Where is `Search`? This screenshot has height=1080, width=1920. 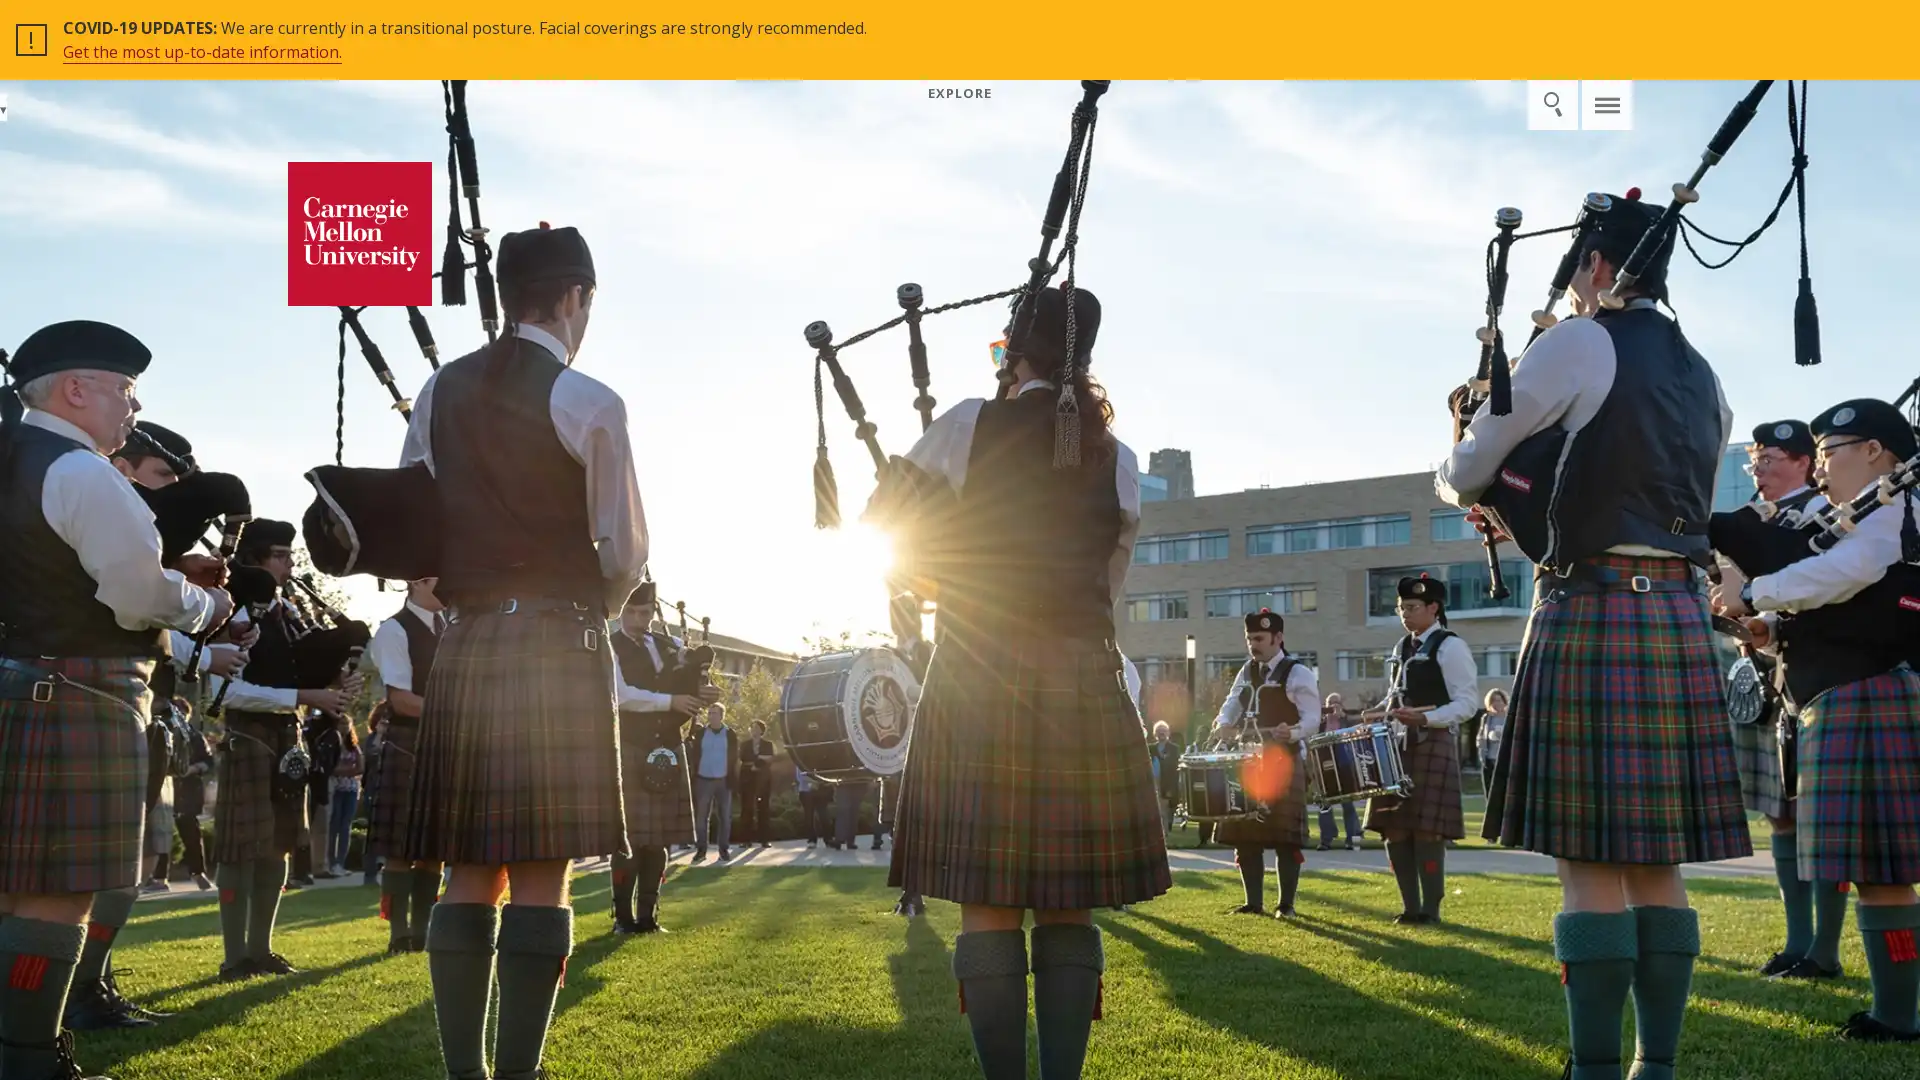
Search is located at coordinates (1551, 104).